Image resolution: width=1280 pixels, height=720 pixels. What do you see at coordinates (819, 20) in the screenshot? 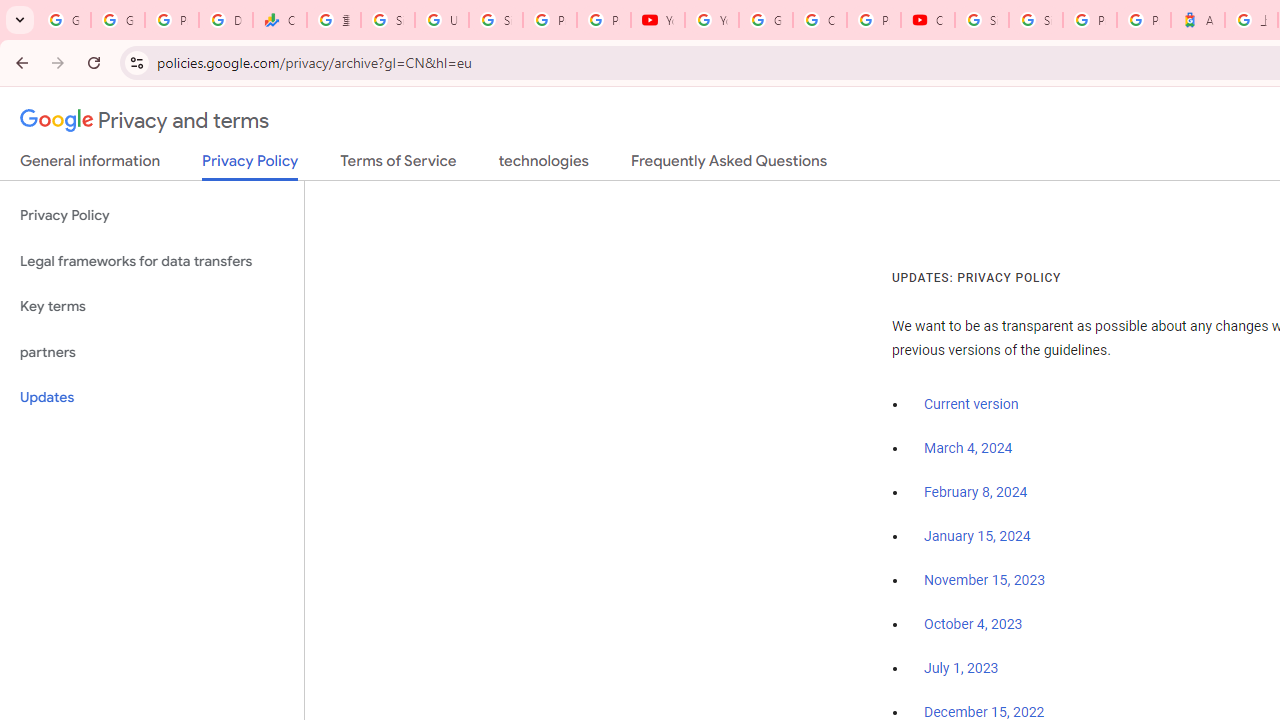
I see `'Create your Google Account'` at bounding box center [819, 20].